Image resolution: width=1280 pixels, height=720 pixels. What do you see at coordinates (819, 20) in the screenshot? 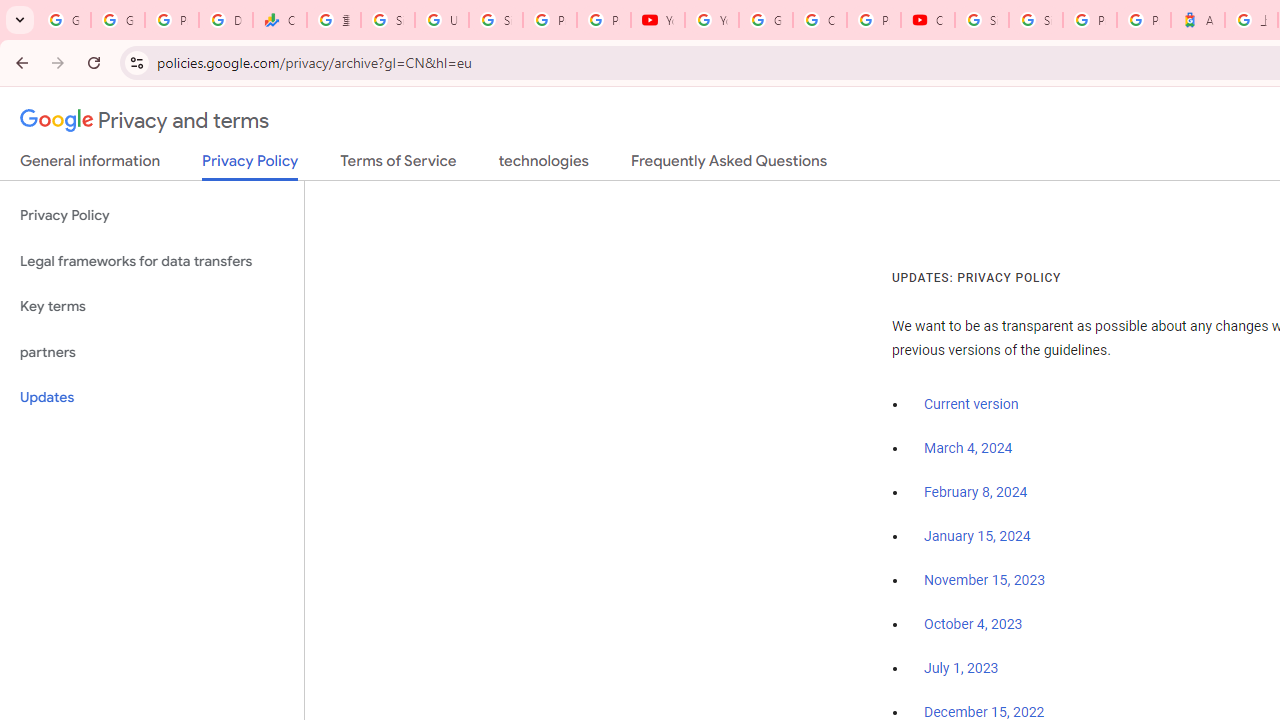
I see `'Create your Google Account'` at bounding box center [819, 20].